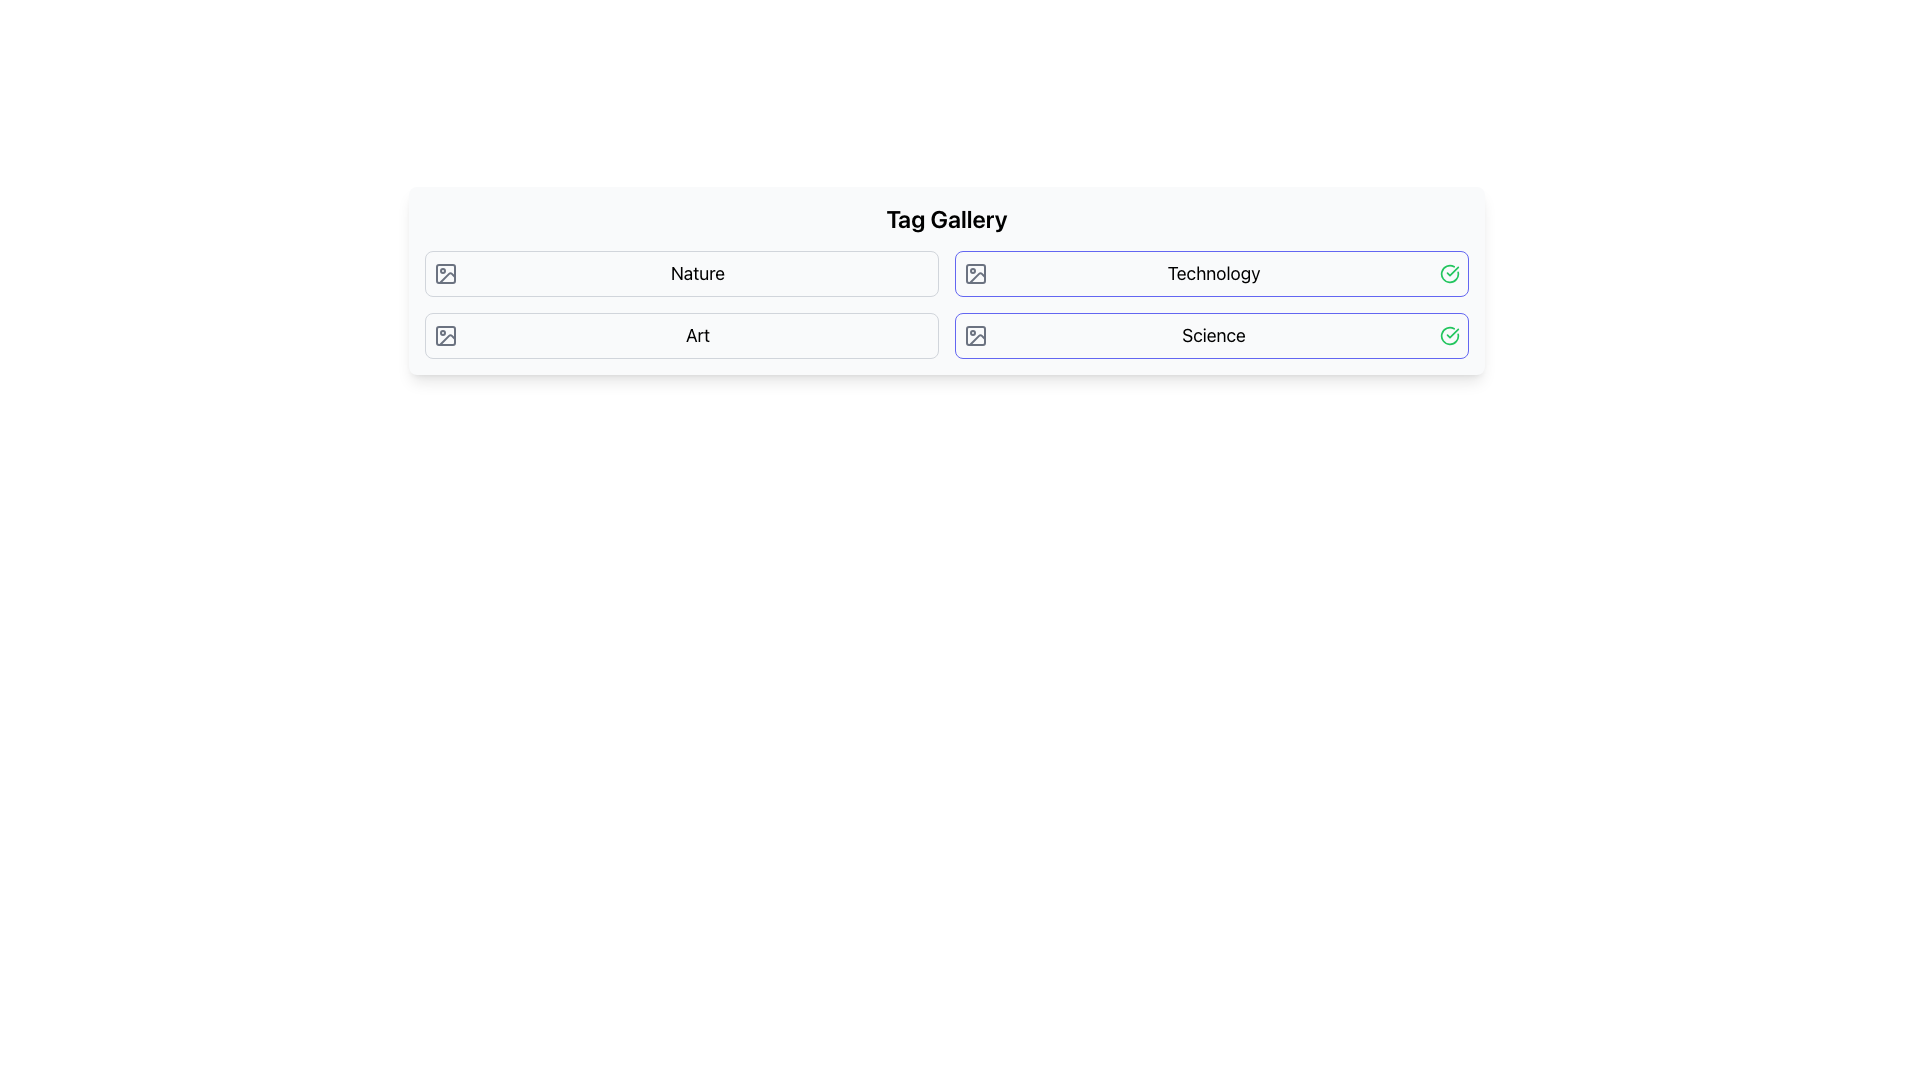 This screenshot has width=1920, height=1080. I want to click on the graphical subcomponent within the SVG that represents the technology button in the top-right section of the layout, so click(977, 278).